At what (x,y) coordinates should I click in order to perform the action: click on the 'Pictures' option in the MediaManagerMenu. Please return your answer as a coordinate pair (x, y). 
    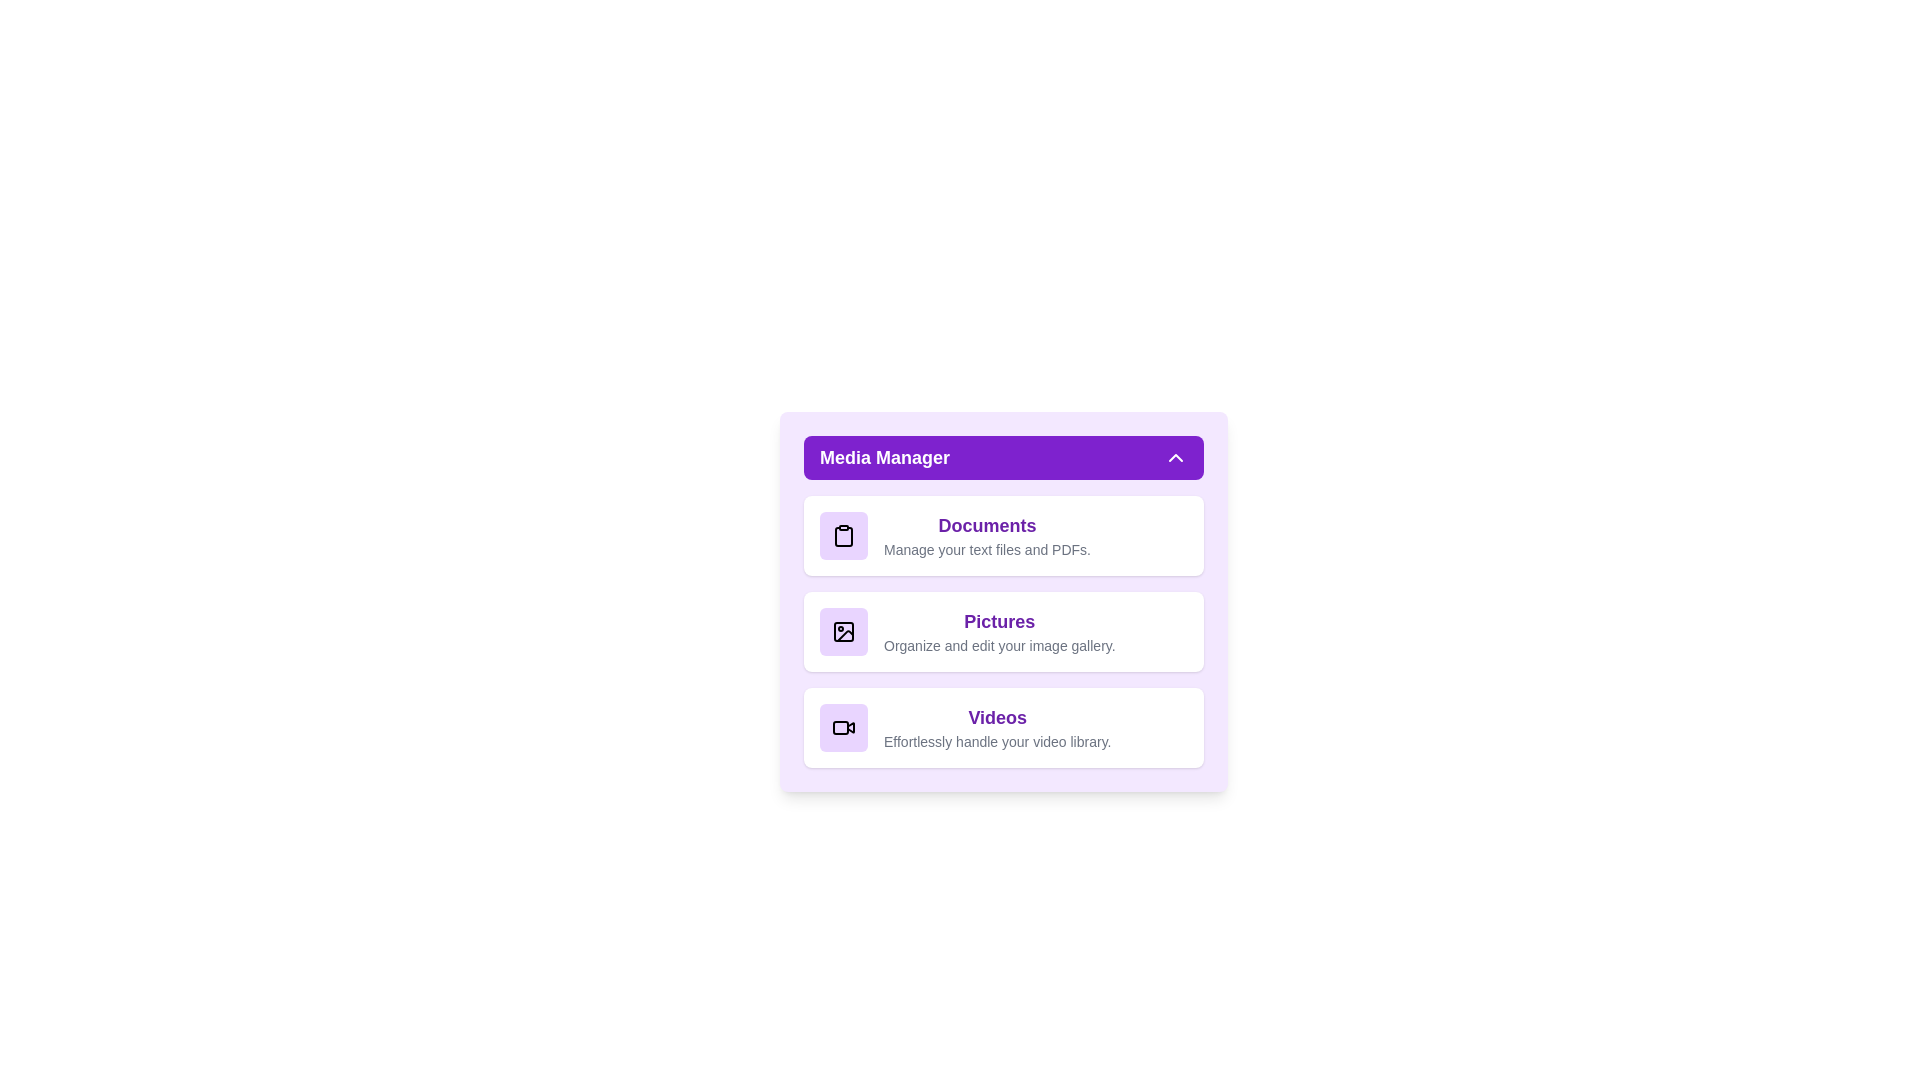
    Looking at the image, I should click on (1003, 632).